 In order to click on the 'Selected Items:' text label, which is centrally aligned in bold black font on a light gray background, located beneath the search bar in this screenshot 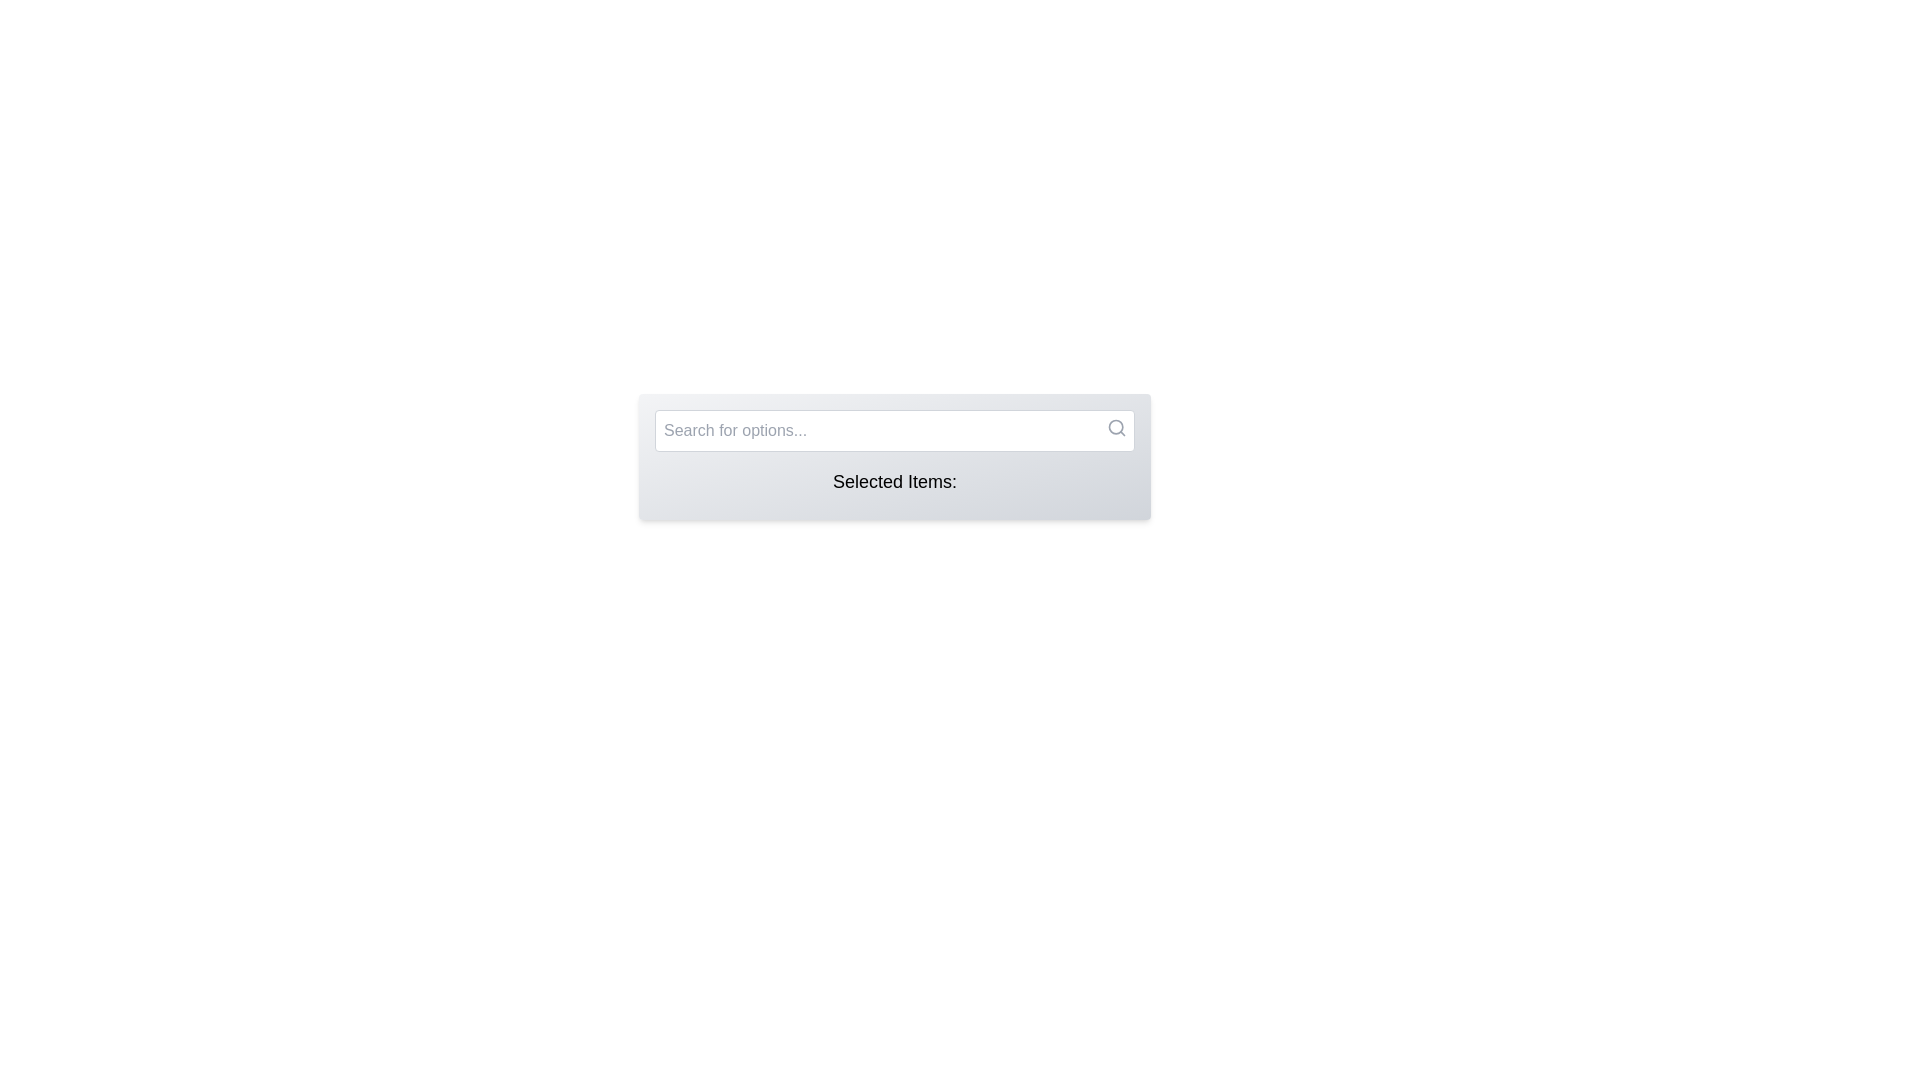, I will do `click(893, 486)`.